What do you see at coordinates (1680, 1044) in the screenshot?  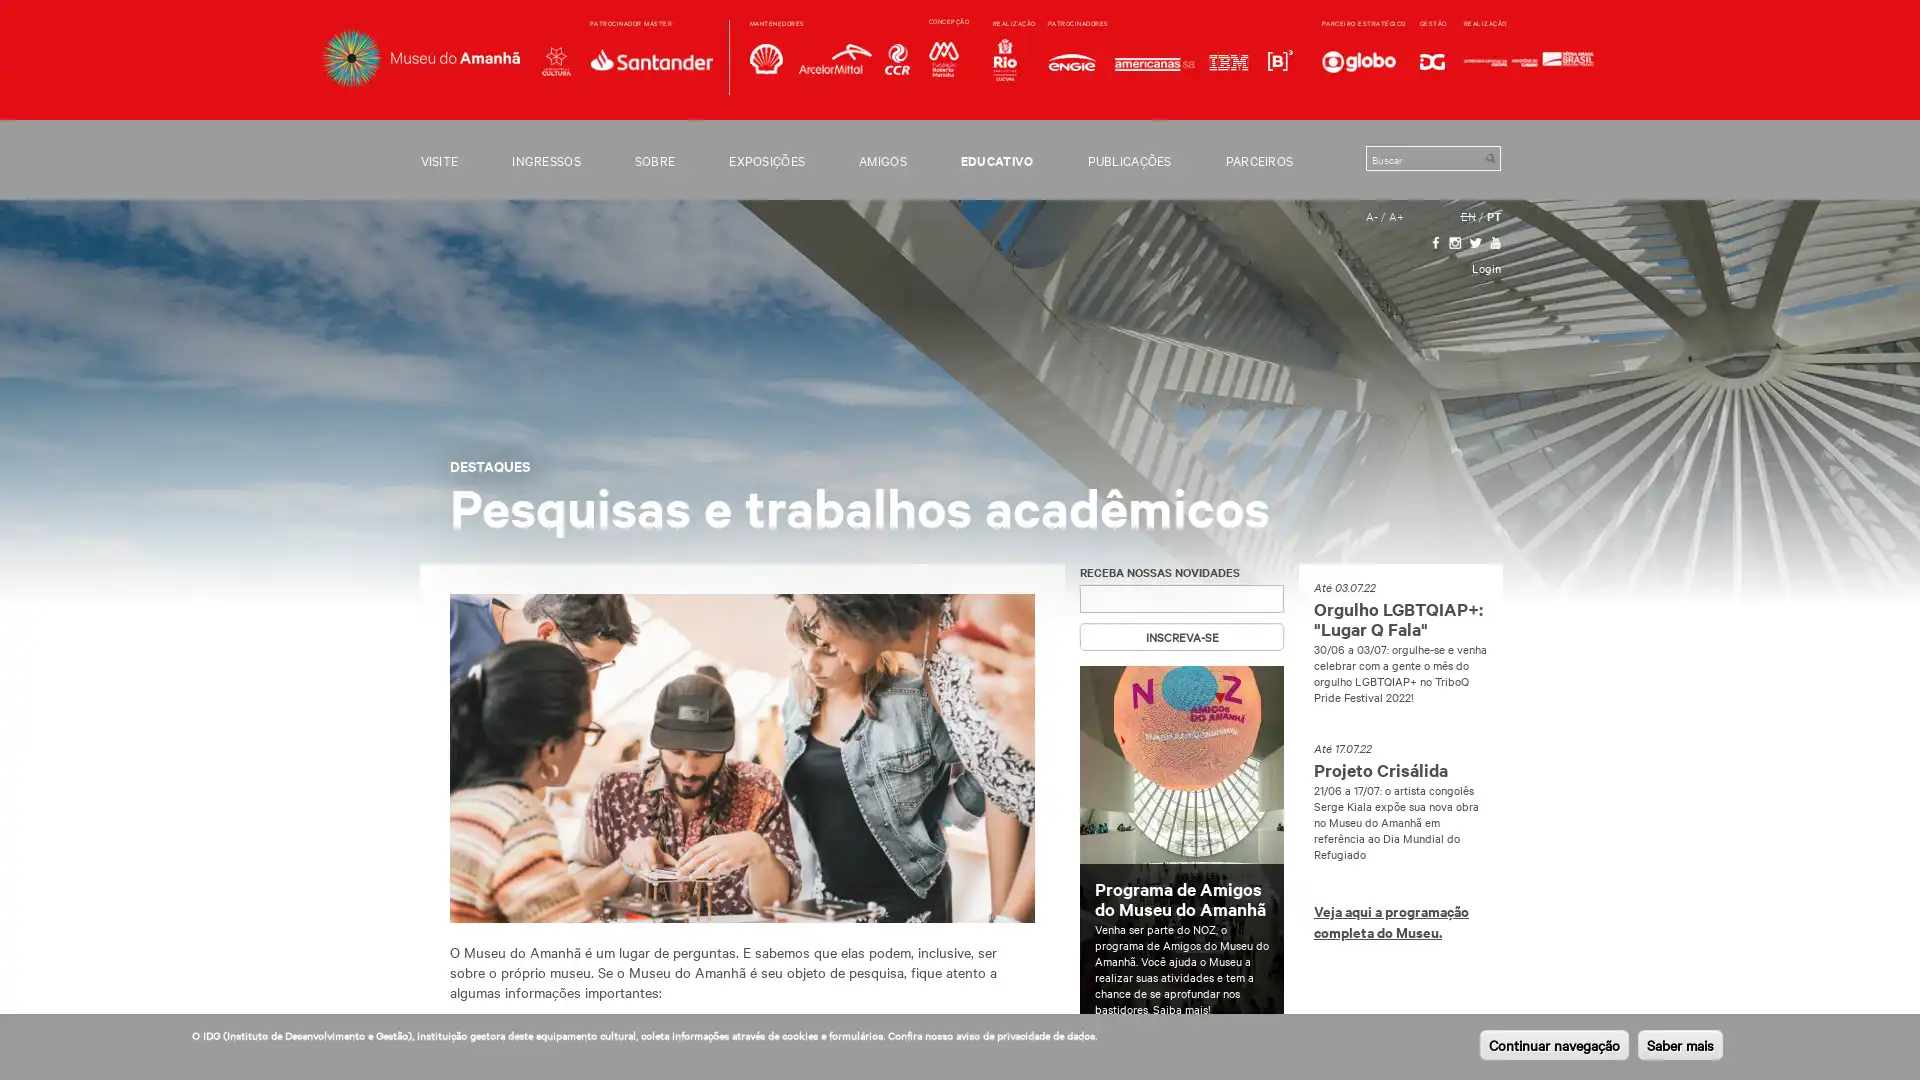 I see `Saber mais` at bounding box center [1680, 1044].